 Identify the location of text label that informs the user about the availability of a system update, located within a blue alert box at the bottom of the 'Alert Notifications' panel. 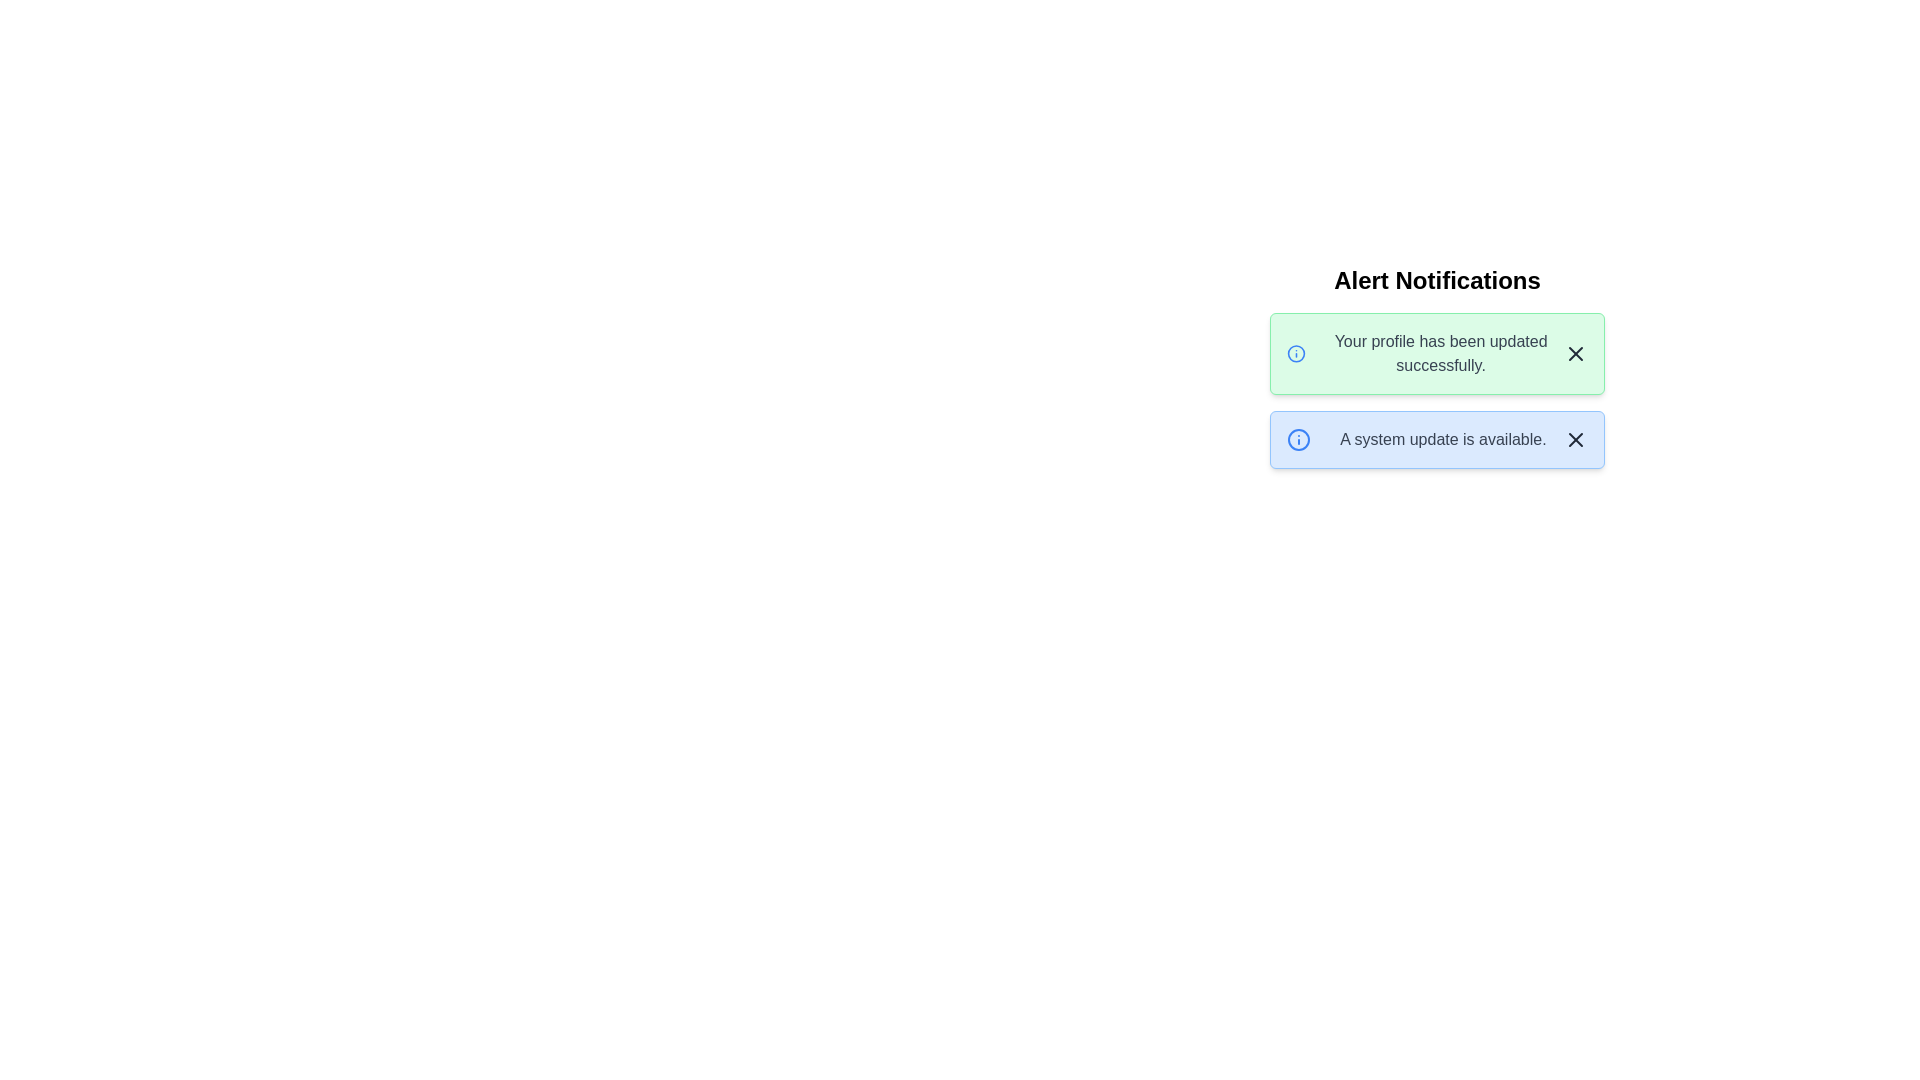
(1443, 438).